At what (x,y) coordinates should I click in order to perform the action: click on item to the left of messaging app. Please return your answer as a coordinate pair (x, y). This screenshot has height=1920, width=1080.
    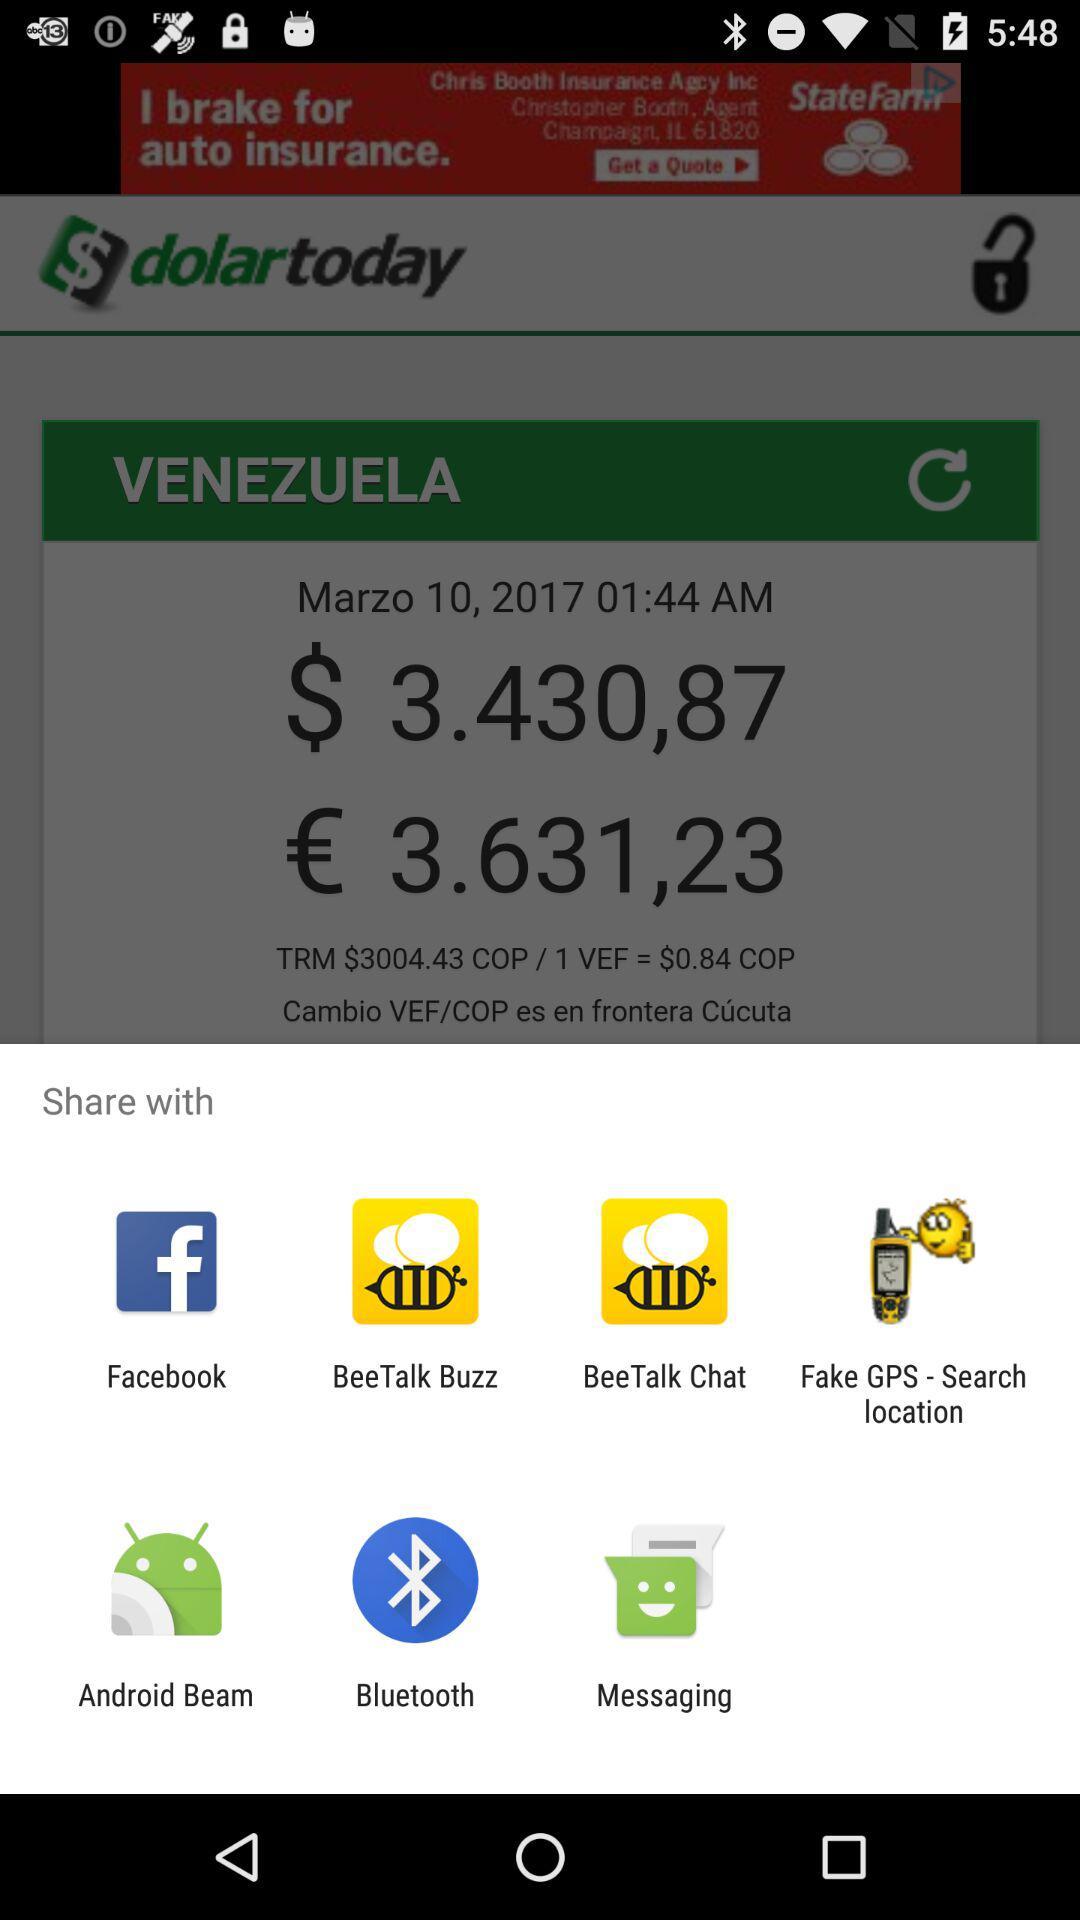
    Looking at the image, I should click on (414, 1711).